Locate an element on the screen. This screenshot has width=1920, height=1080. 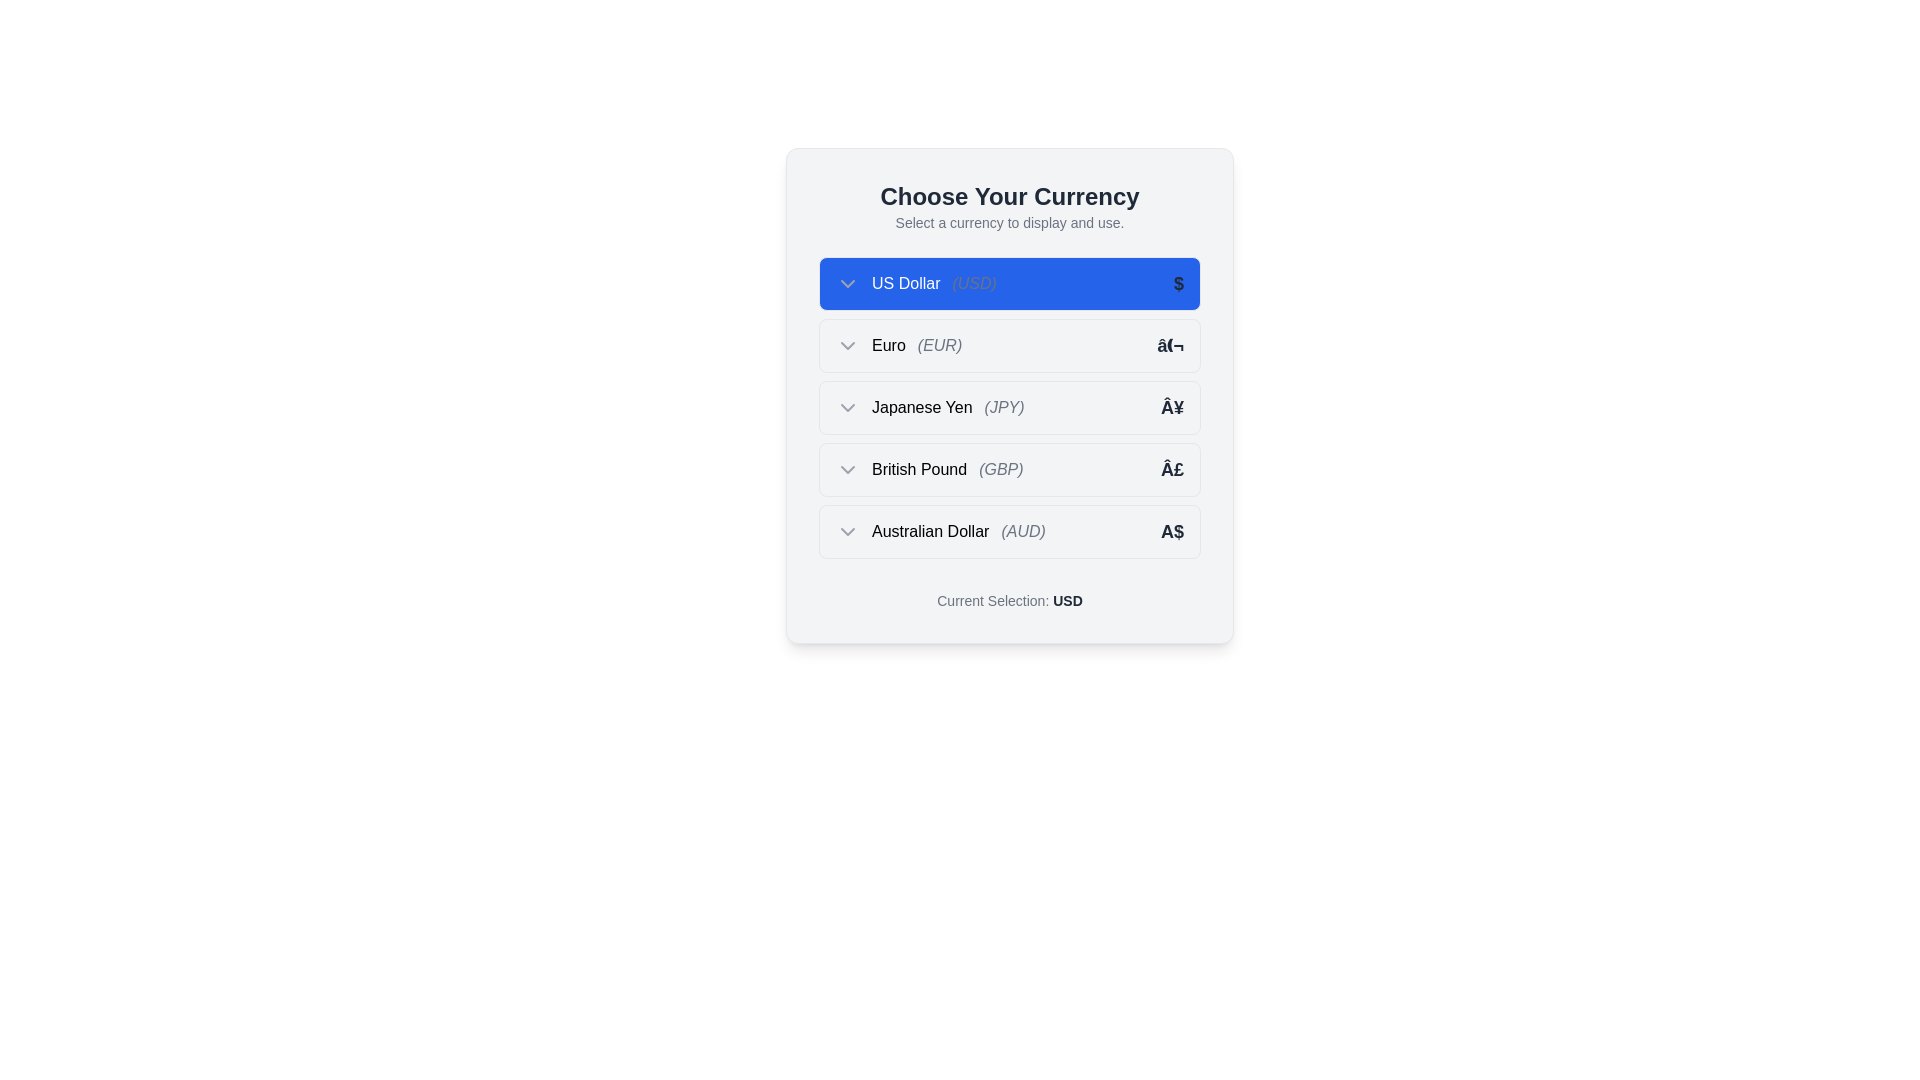
or read the currency symbol indicator for the Australian Dollar (AUD) located at the far right of the '(AUD)' entry in the dropdown list is located at coordinates (1172, 531).